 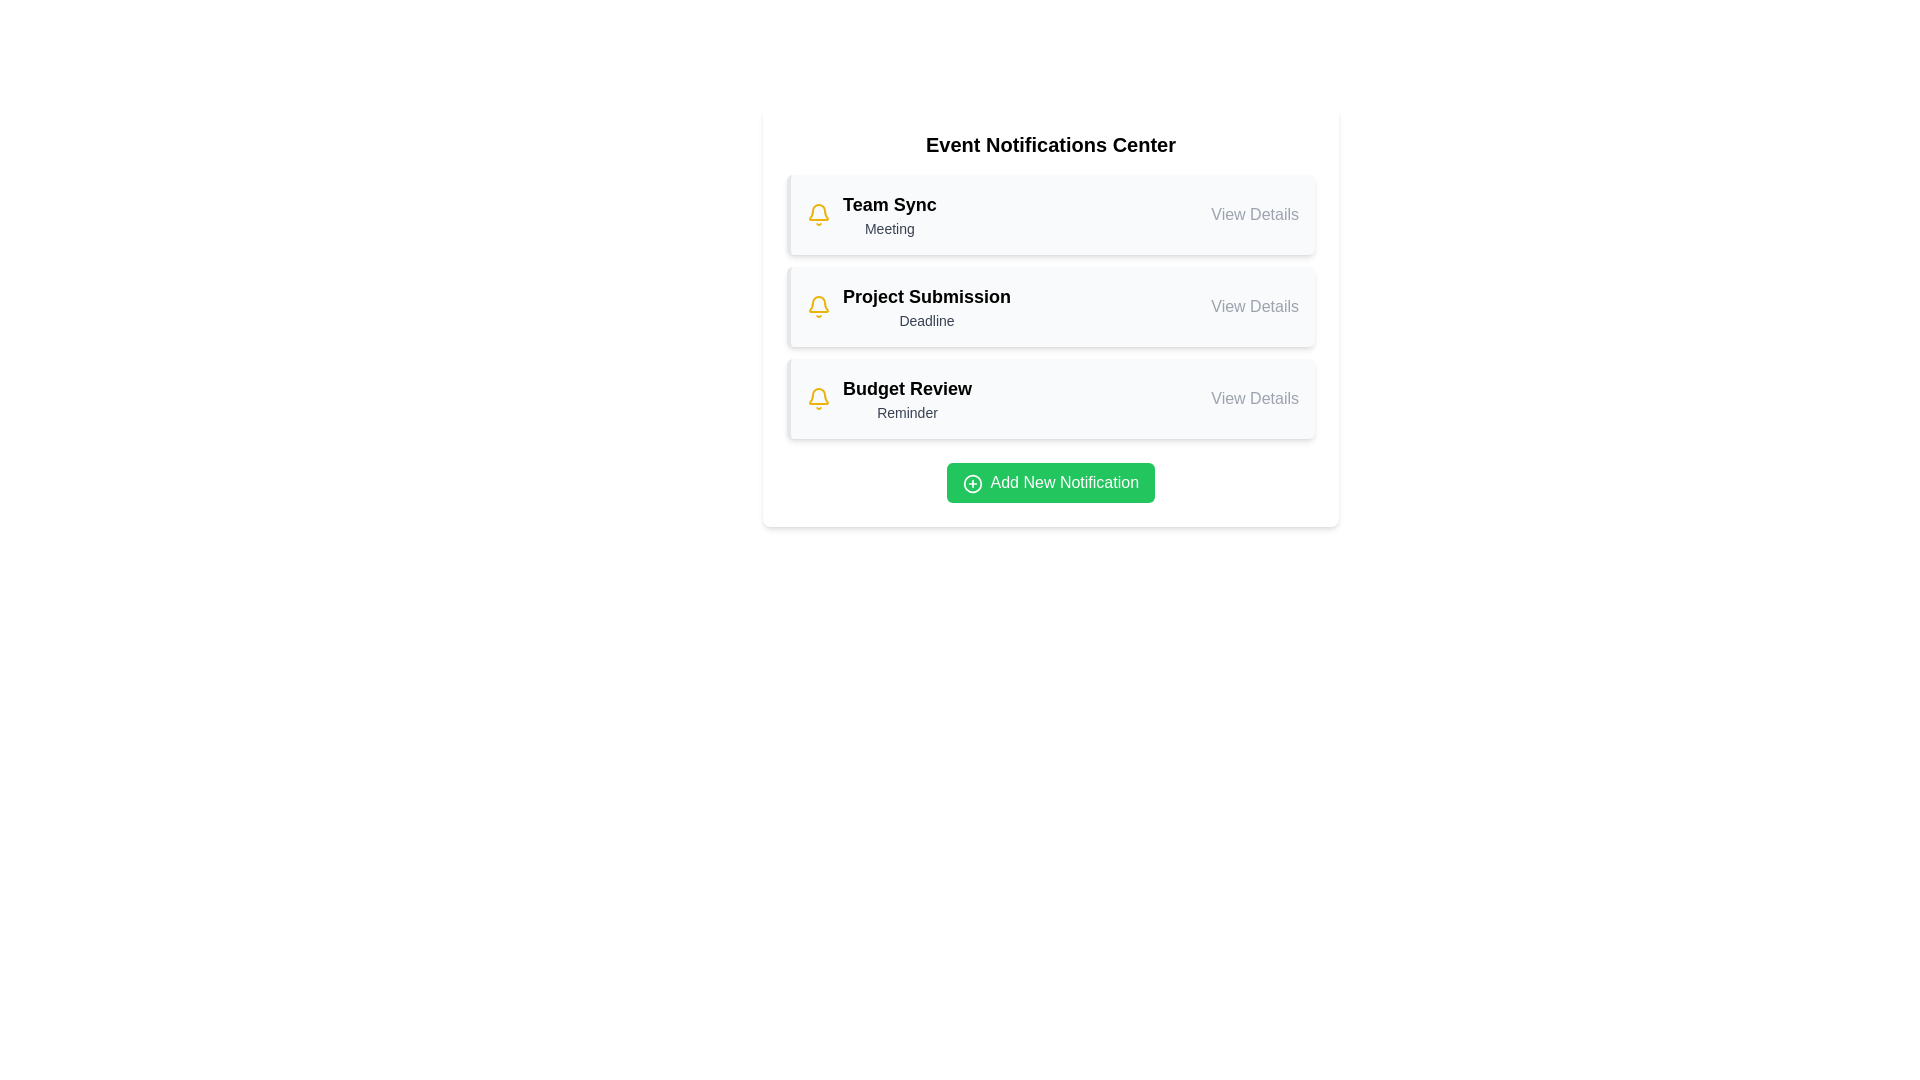 I want to click on the third notification item displaying 'Budget Review' in bold large font and 'Reminder' in smaller gray font, which is located below the 'Project Submission' notification and above the 'Add New Notification' button, so click(x=906, y=398).